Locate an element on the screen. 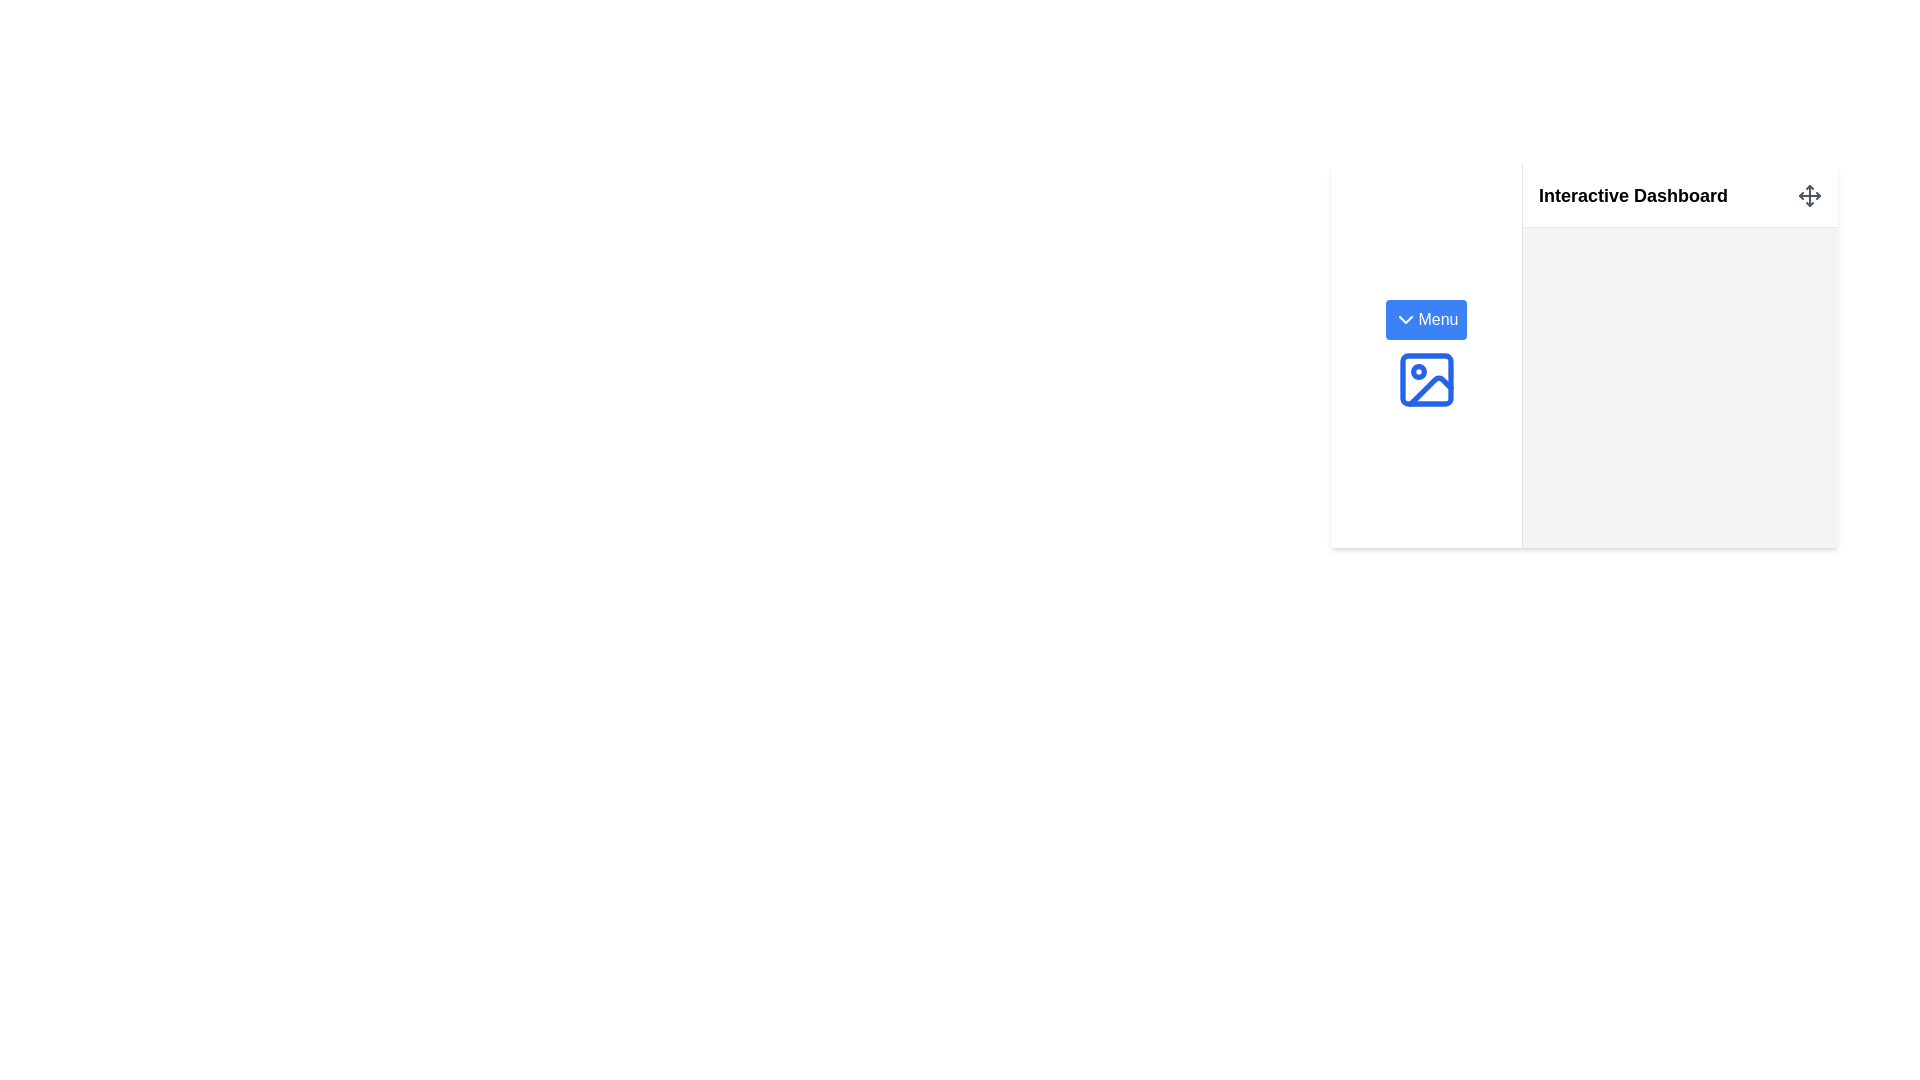  text of the header element located at the top-right of the page, which may contain interactive elements and suggests it is draggable is located at coordinates (1680, 196).